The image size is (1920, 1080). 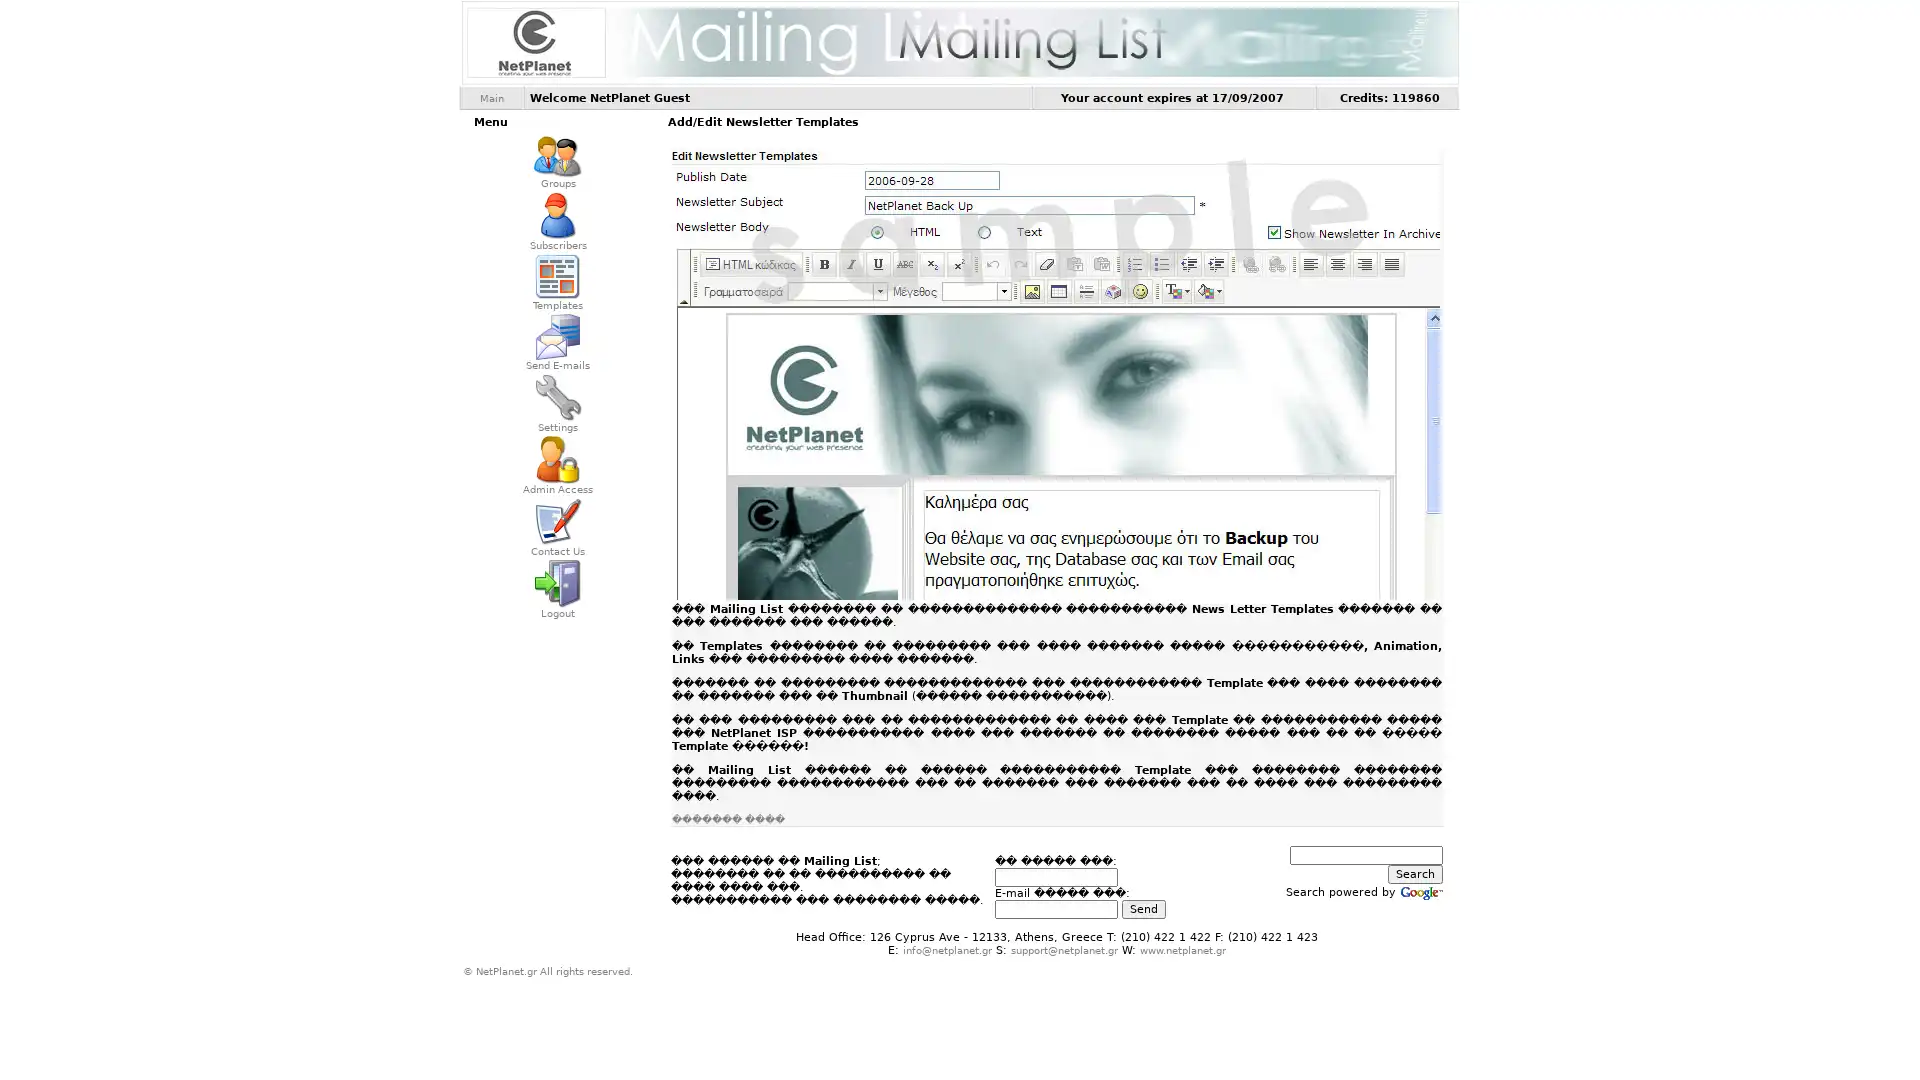 What do you see at coordinates (1142, 908) in the screenshot?
I see `Send` at bounding box center [1142, 908].